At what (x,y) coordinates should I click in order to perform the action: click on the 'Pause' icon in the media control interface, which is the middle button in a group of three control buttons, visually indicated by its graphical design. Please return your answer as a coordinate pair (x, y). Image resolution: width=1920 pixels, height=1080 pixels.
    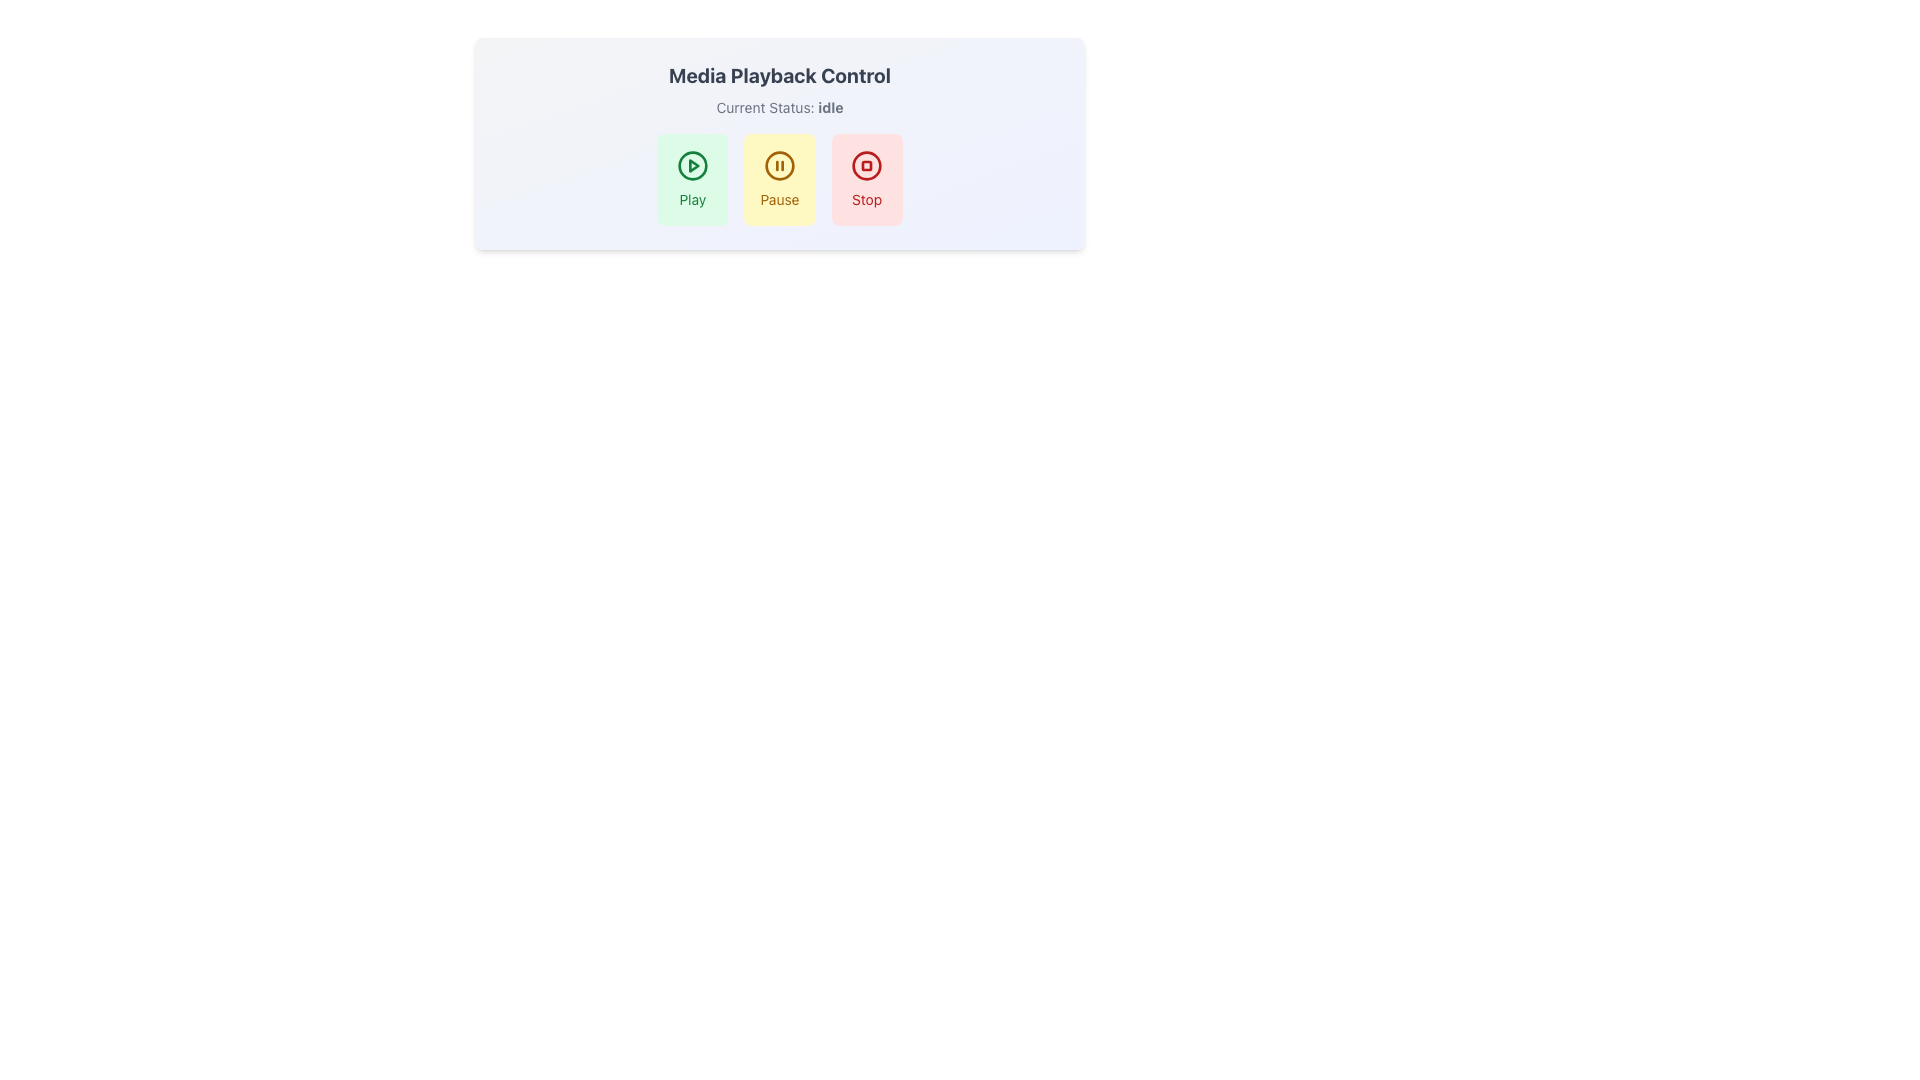
    Looking at the image, I should click on (778, 164).